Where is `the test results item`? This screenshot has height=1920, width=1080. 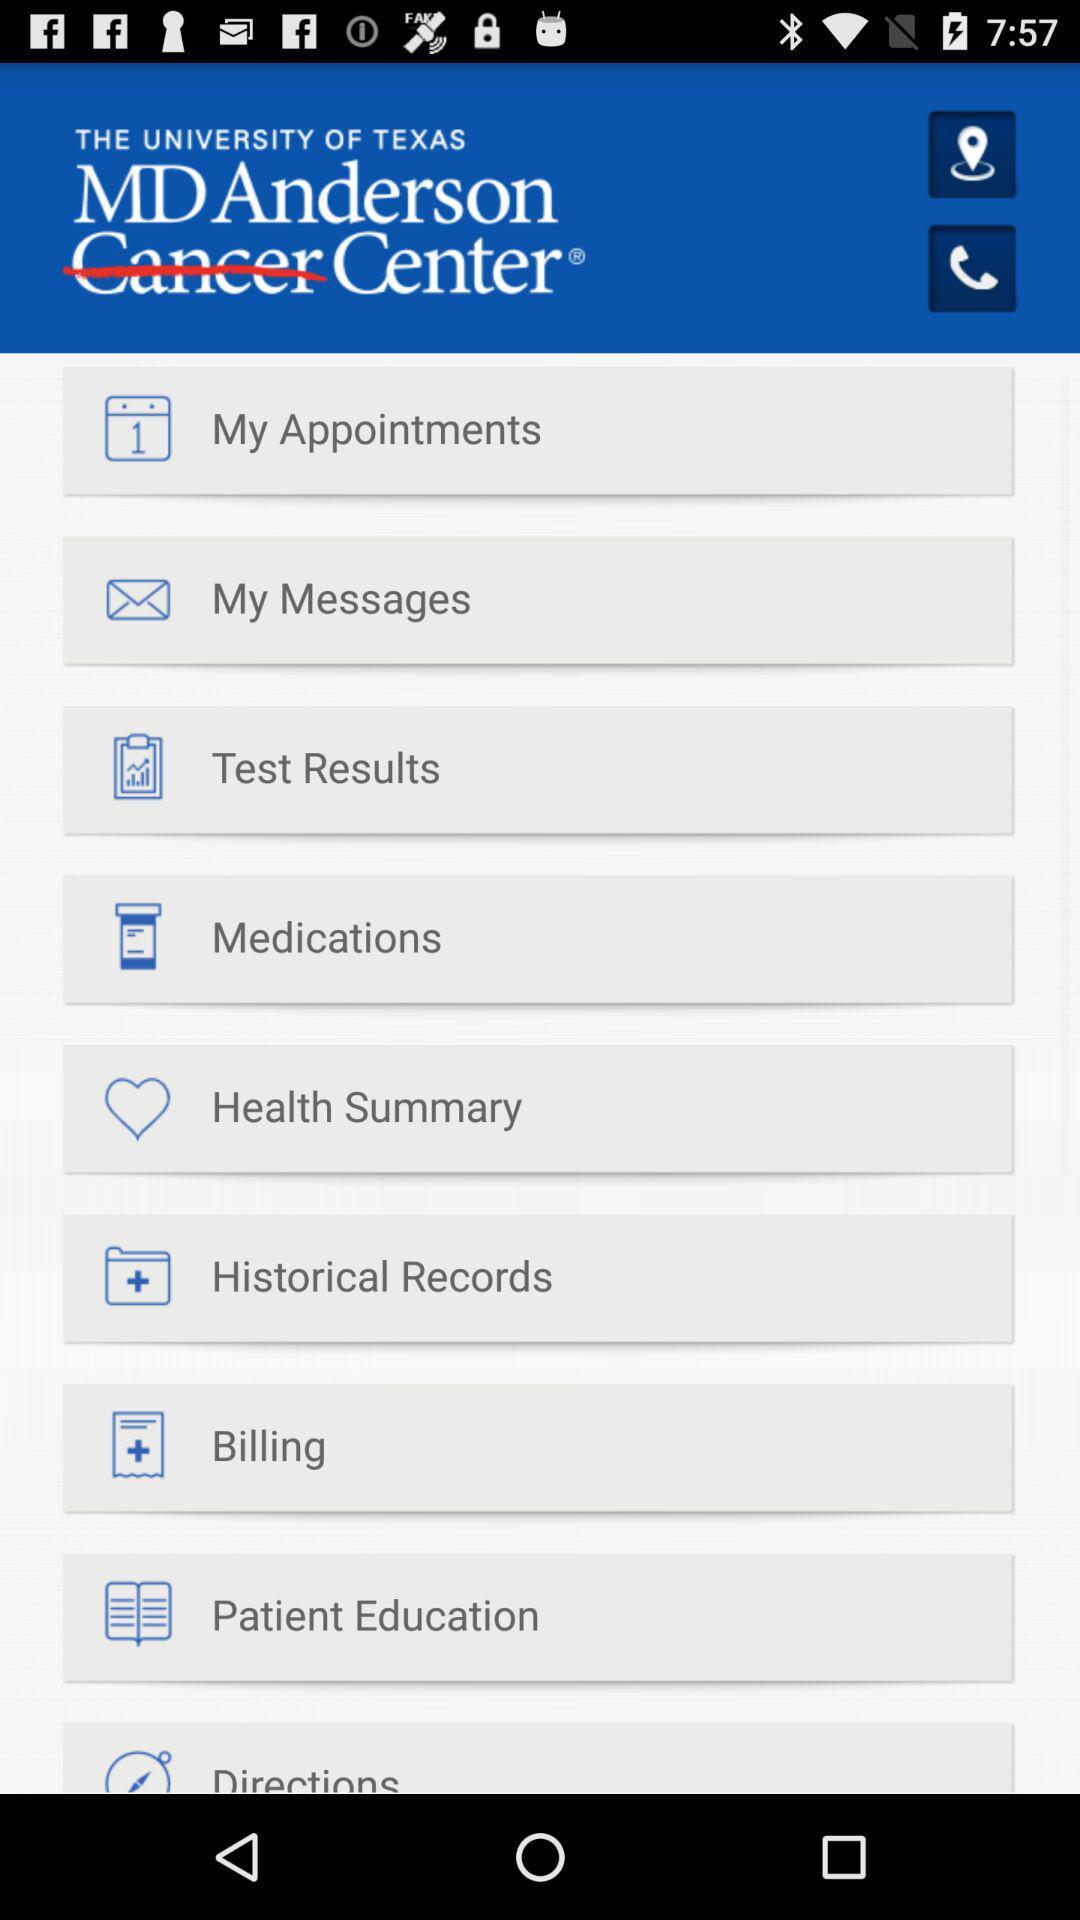 the test results item is located at coordinates (250, 776).